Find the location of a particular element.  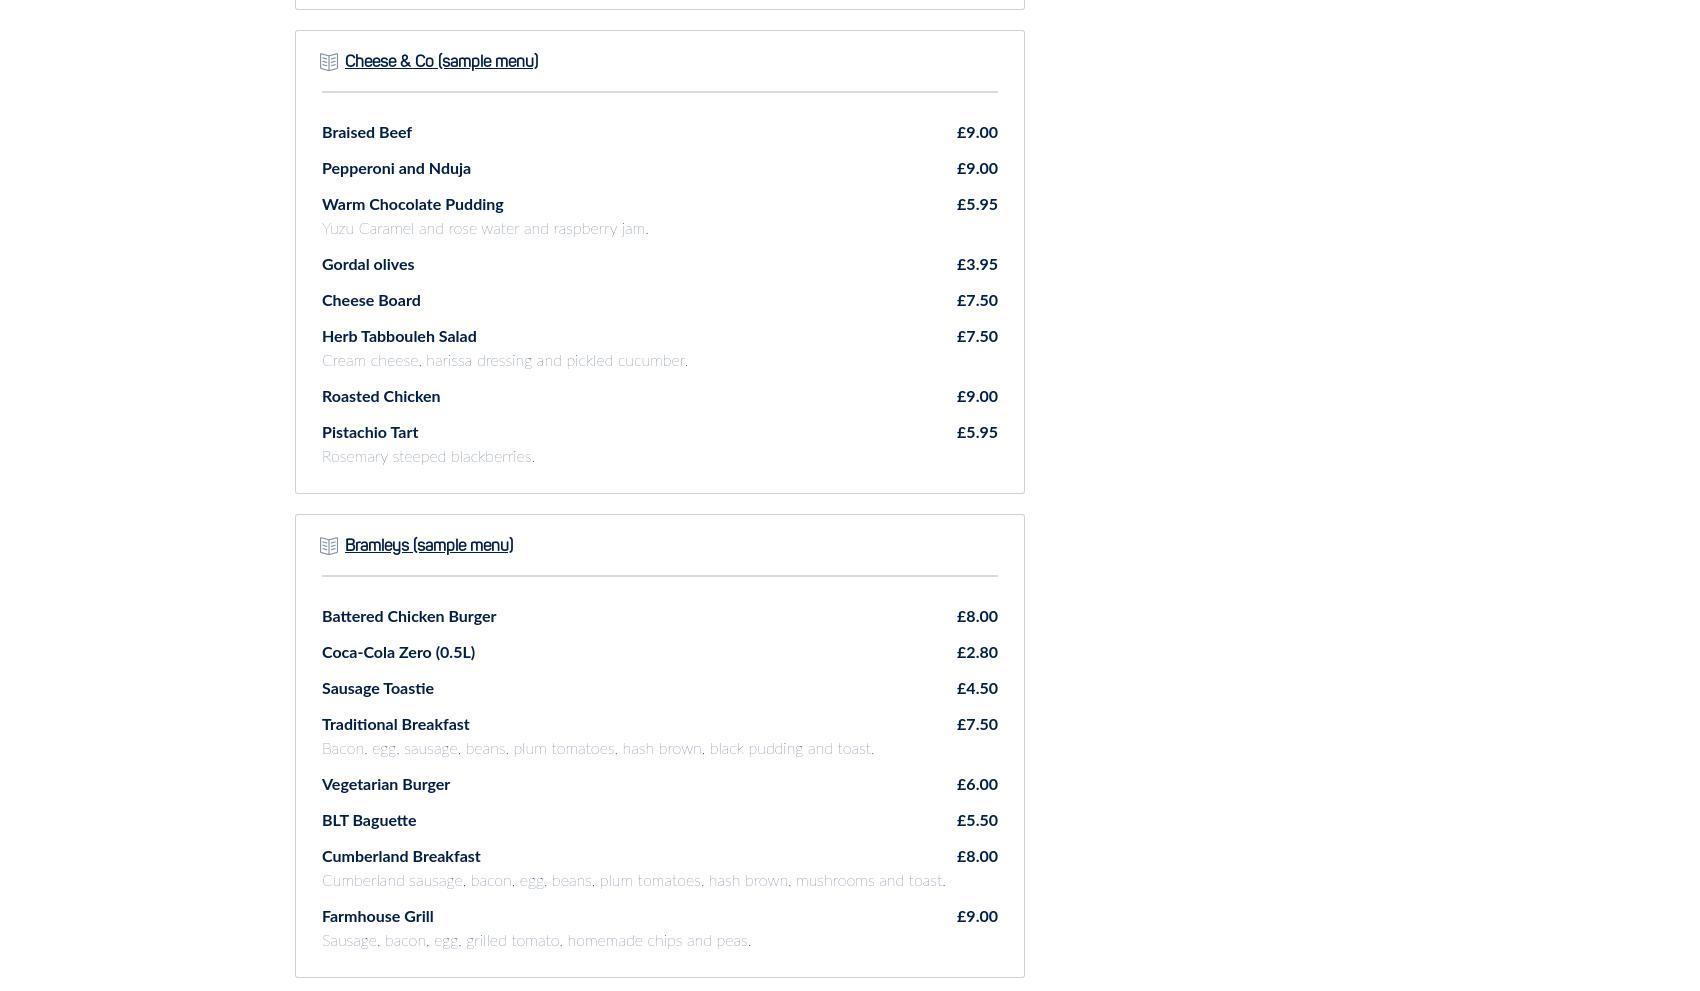

'Farmhouse Grill' is located at coordinates (320, 914).